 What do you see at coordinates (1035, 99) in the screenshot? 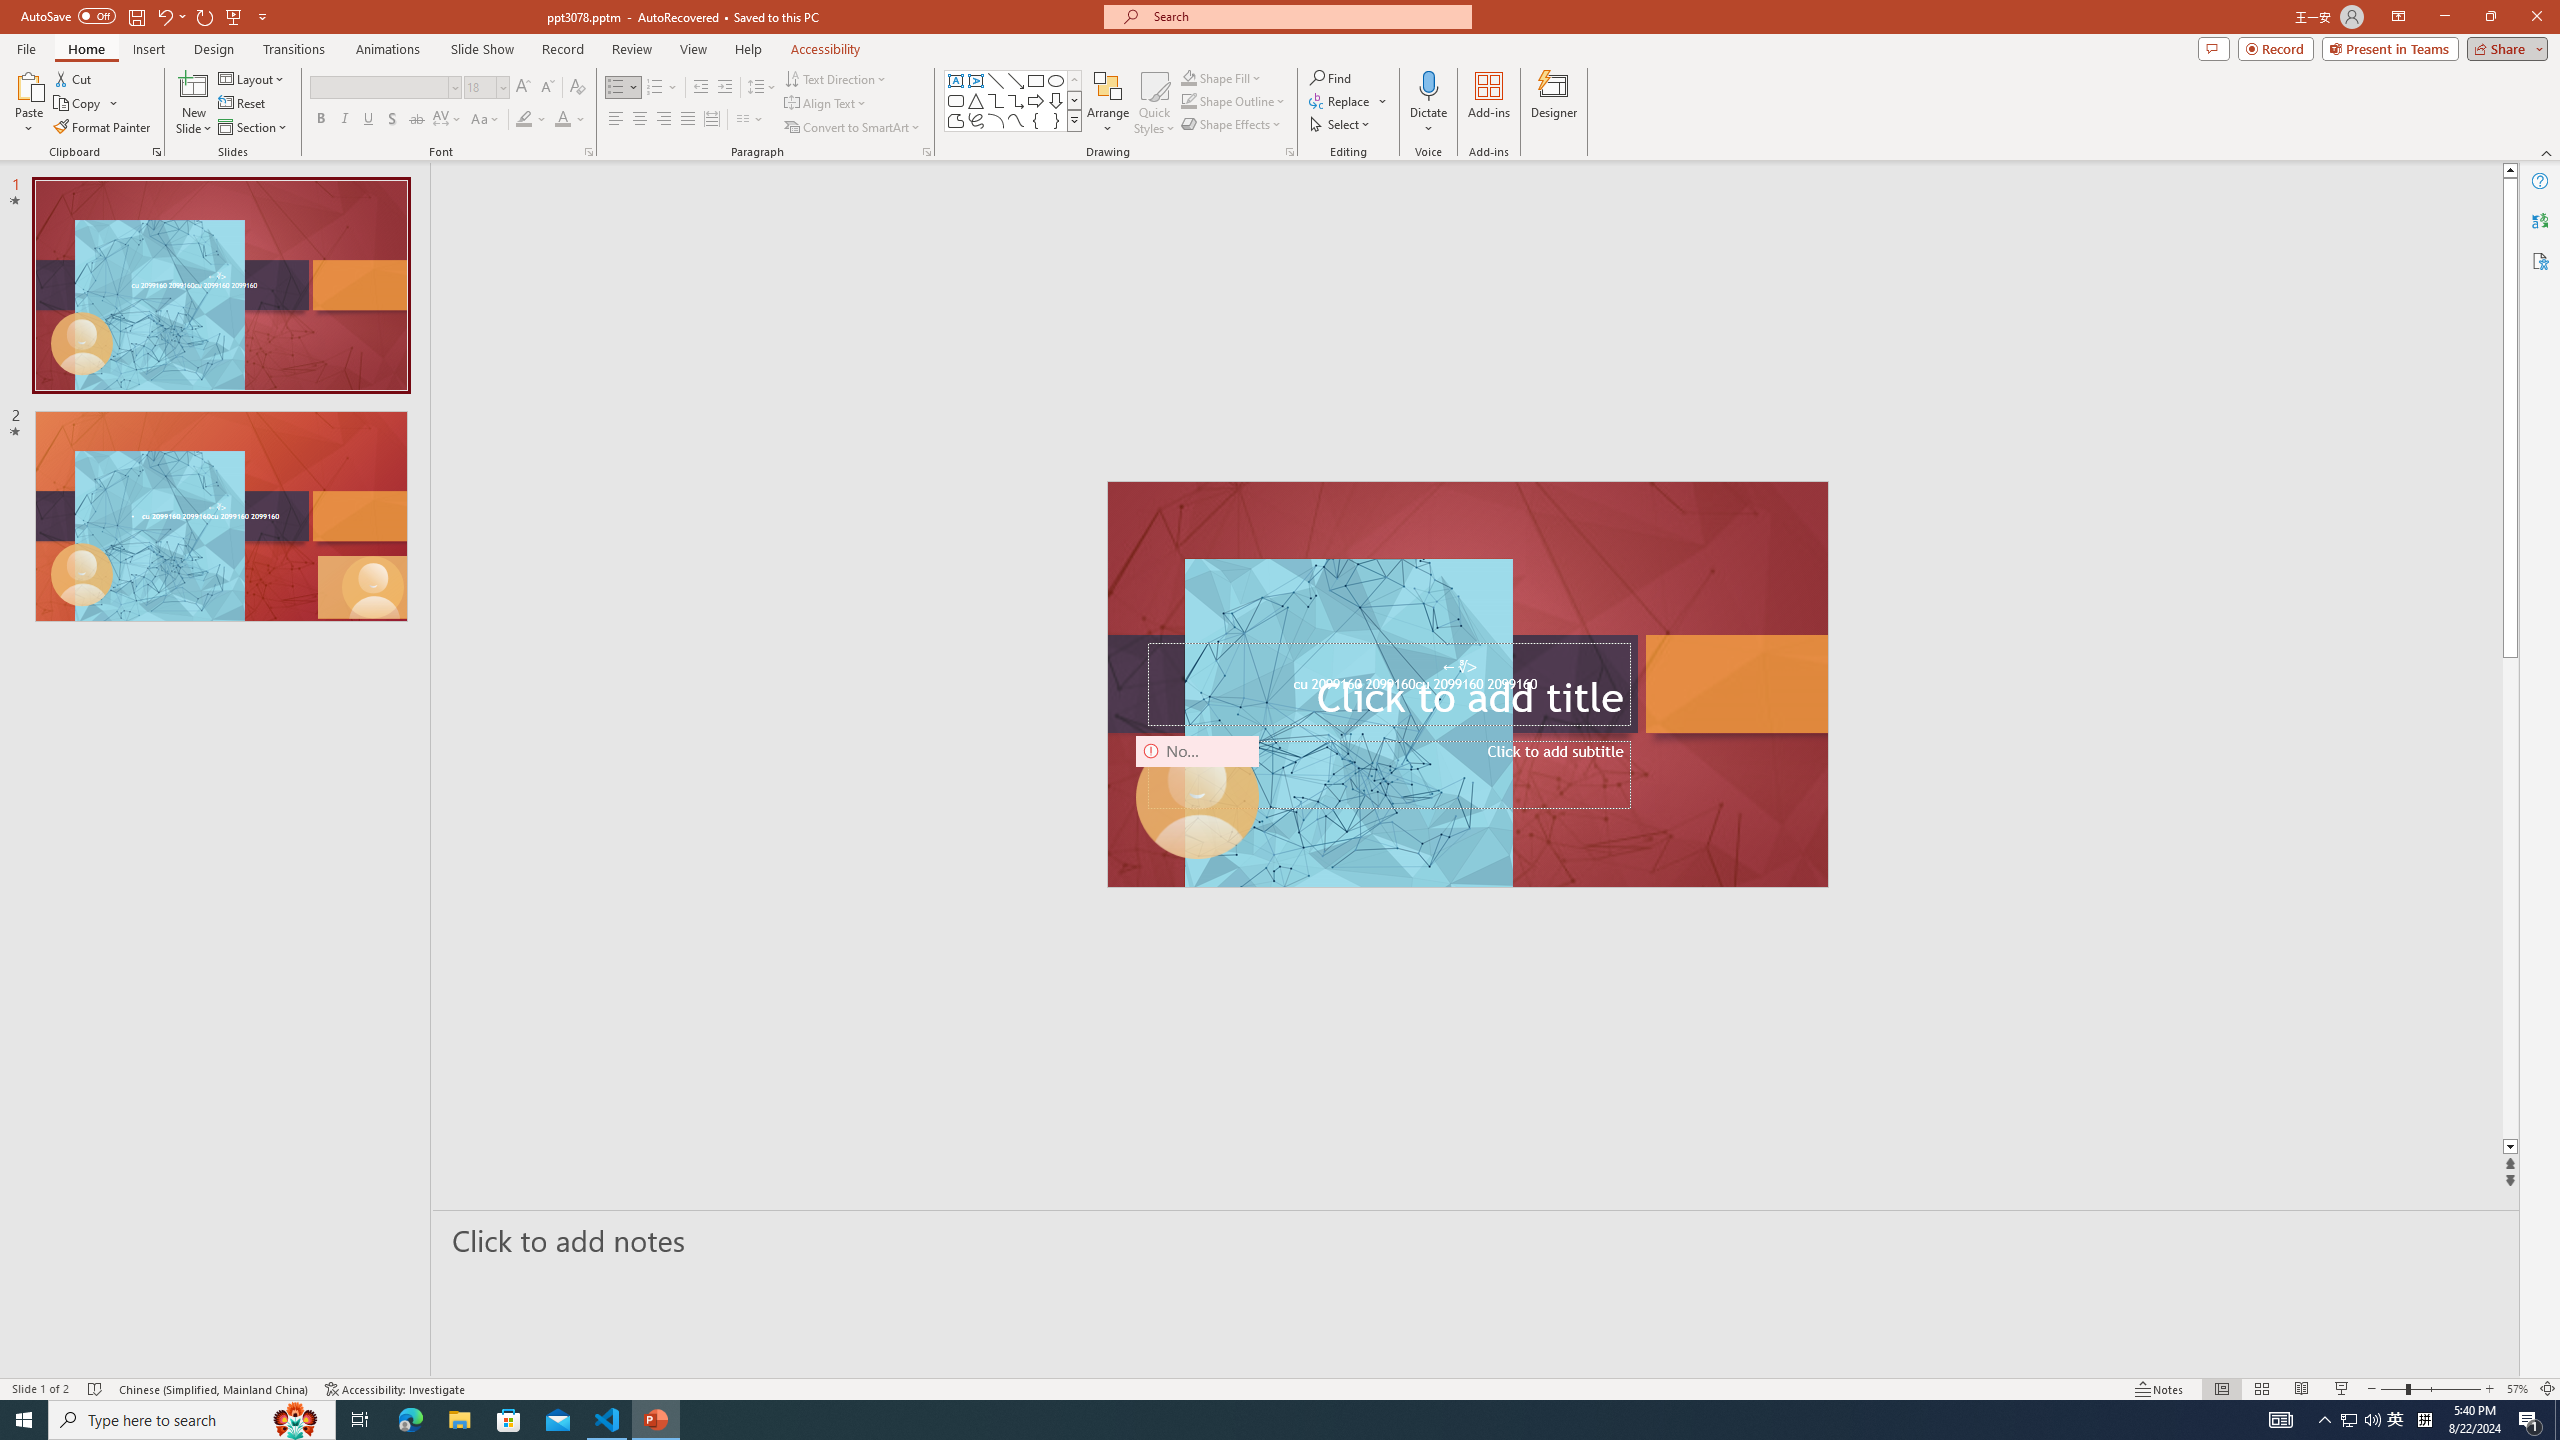
I see `'Arrow: Right'` at bounding box center [1035, 99].